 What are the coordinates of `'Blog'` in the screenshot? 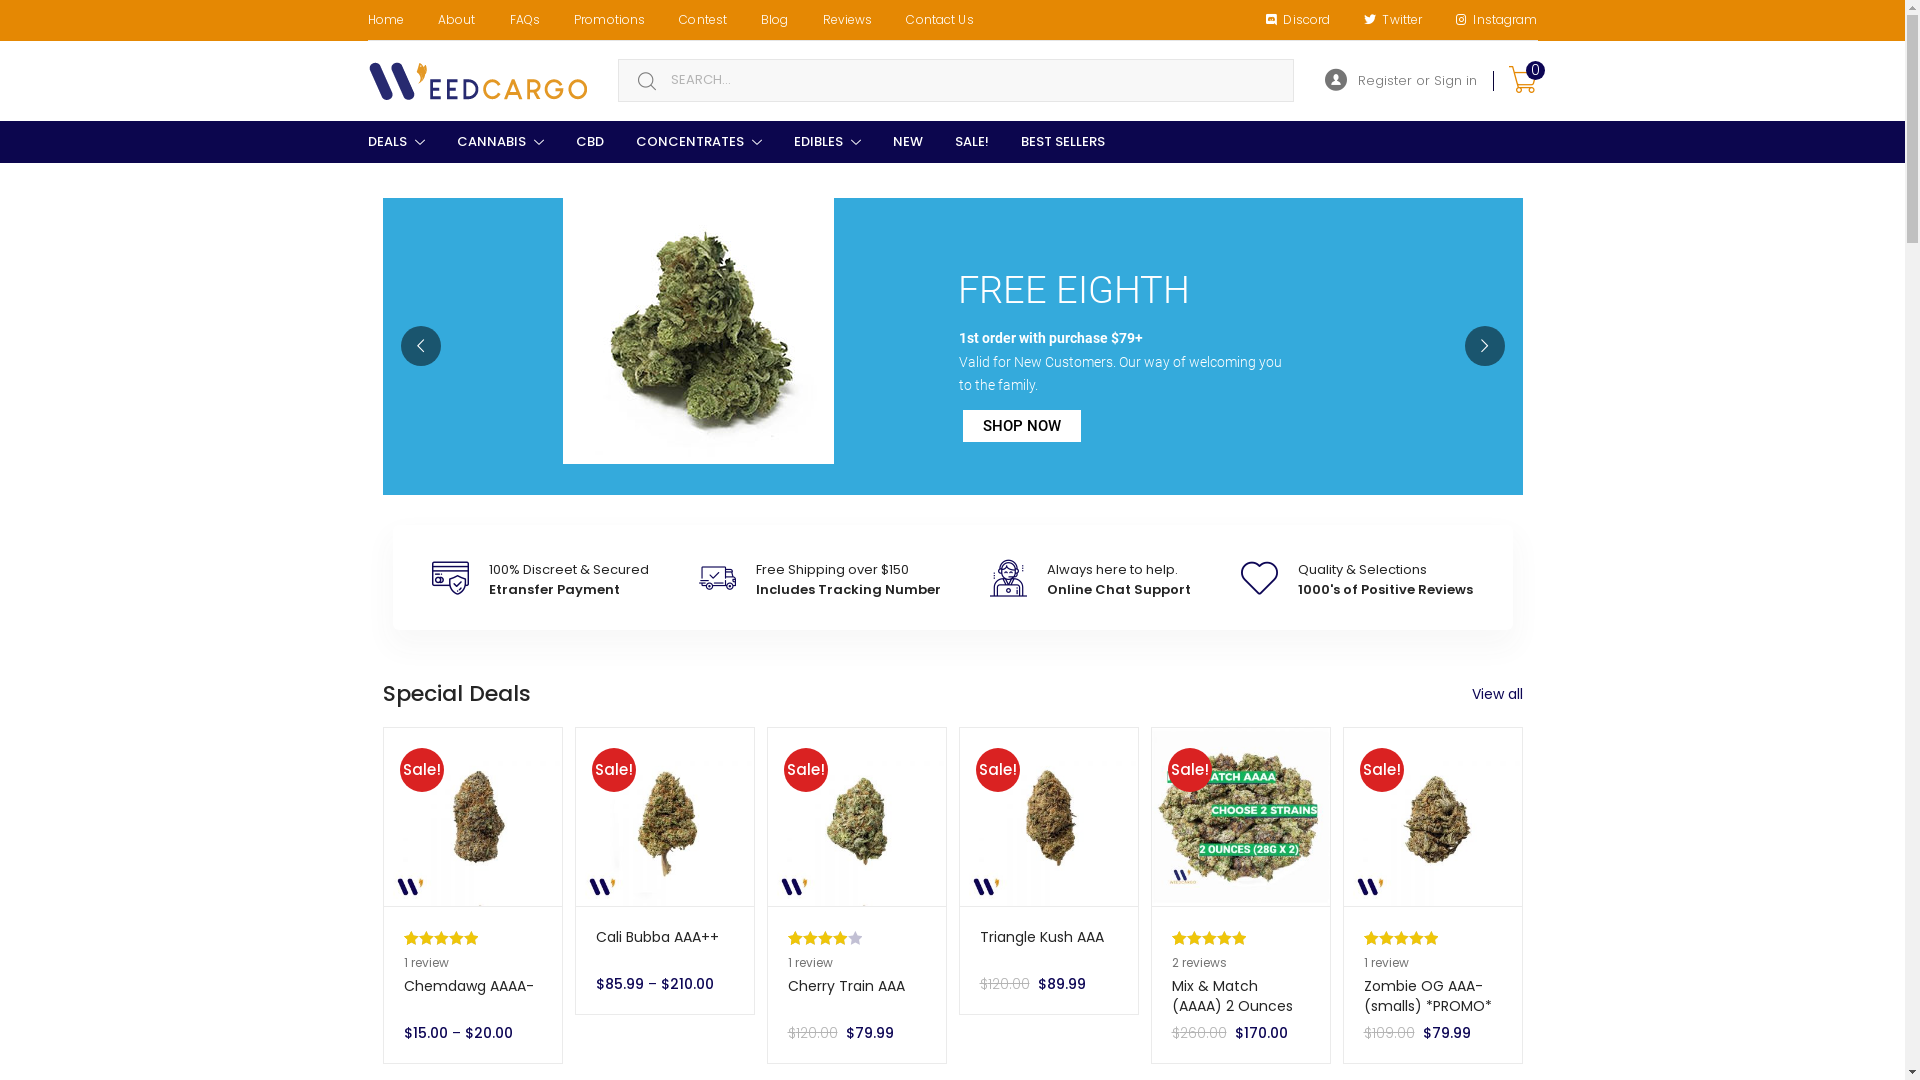 It's located at (773, 19).